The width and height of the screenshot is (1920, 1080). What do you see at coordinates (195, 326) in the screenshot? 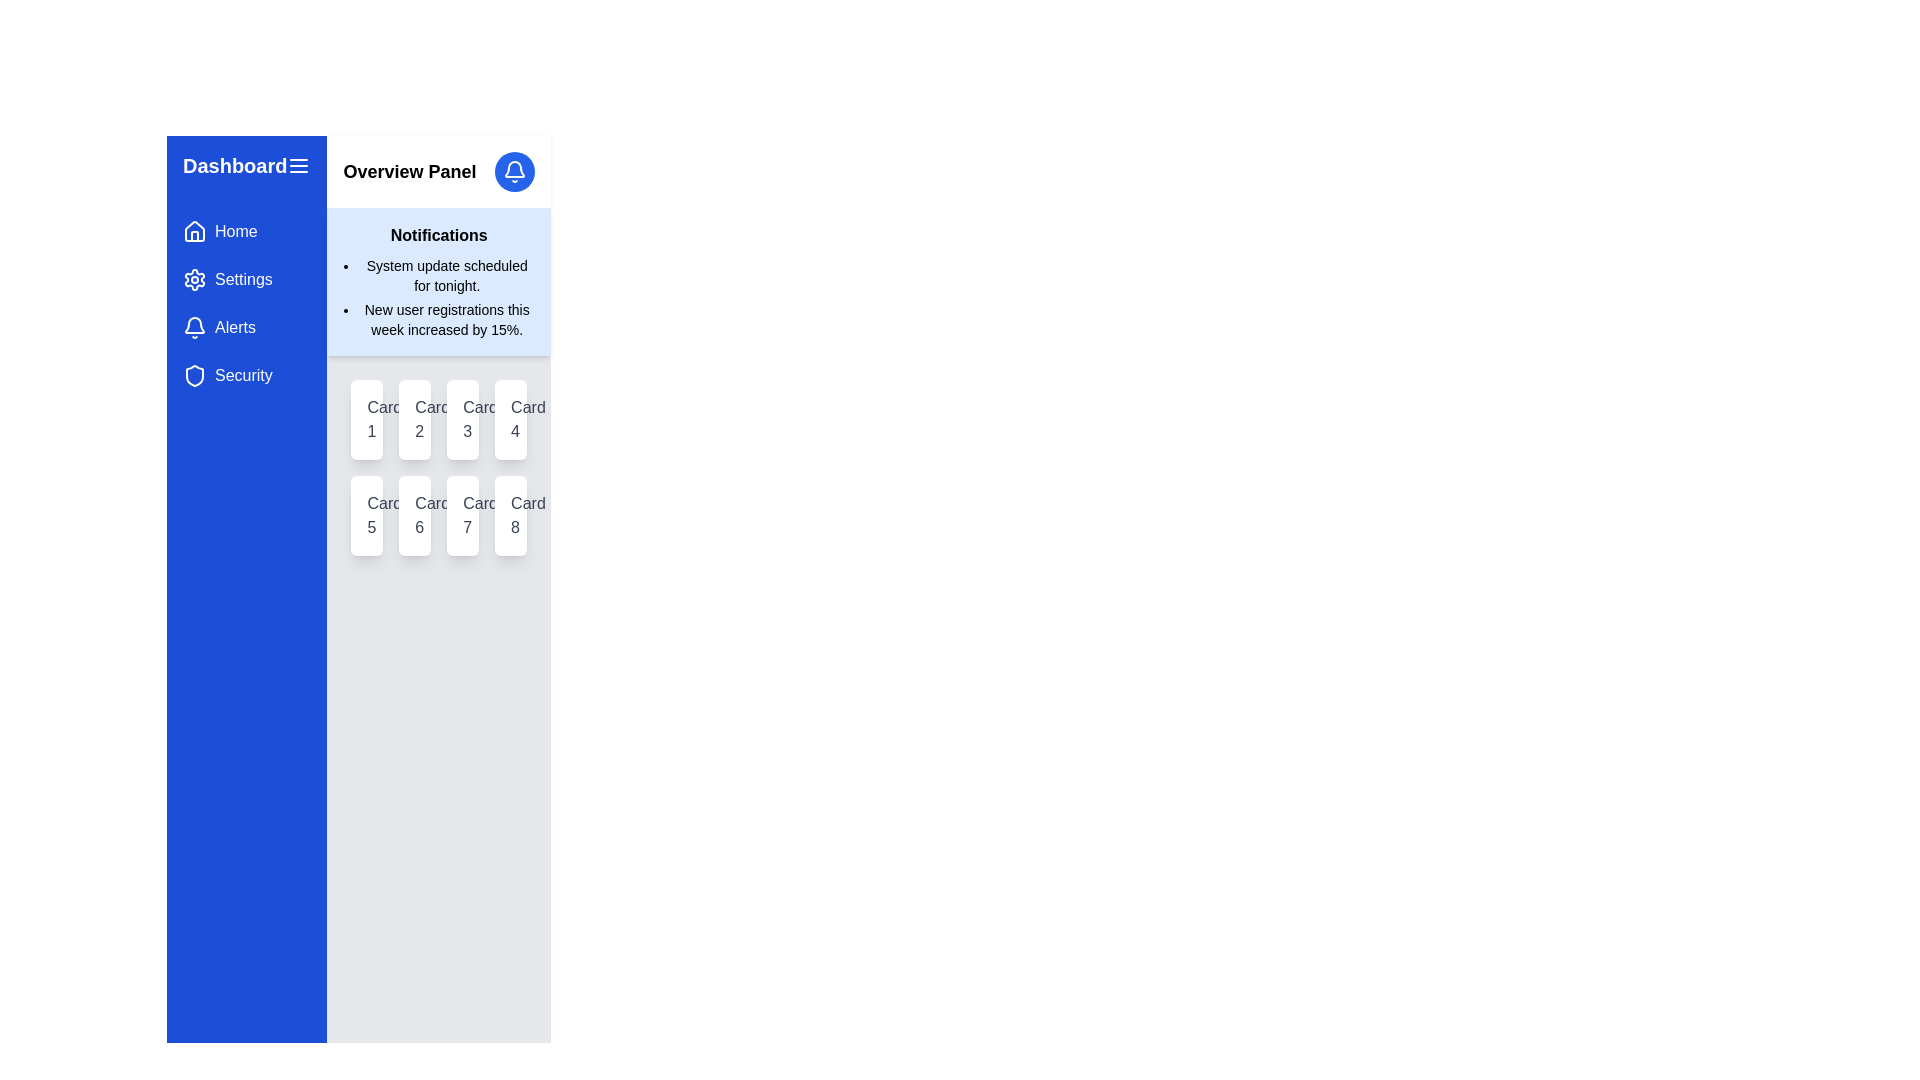
I see `the 'Alerts' icon located in the sidebar panel` at bounding box center [195, 326].